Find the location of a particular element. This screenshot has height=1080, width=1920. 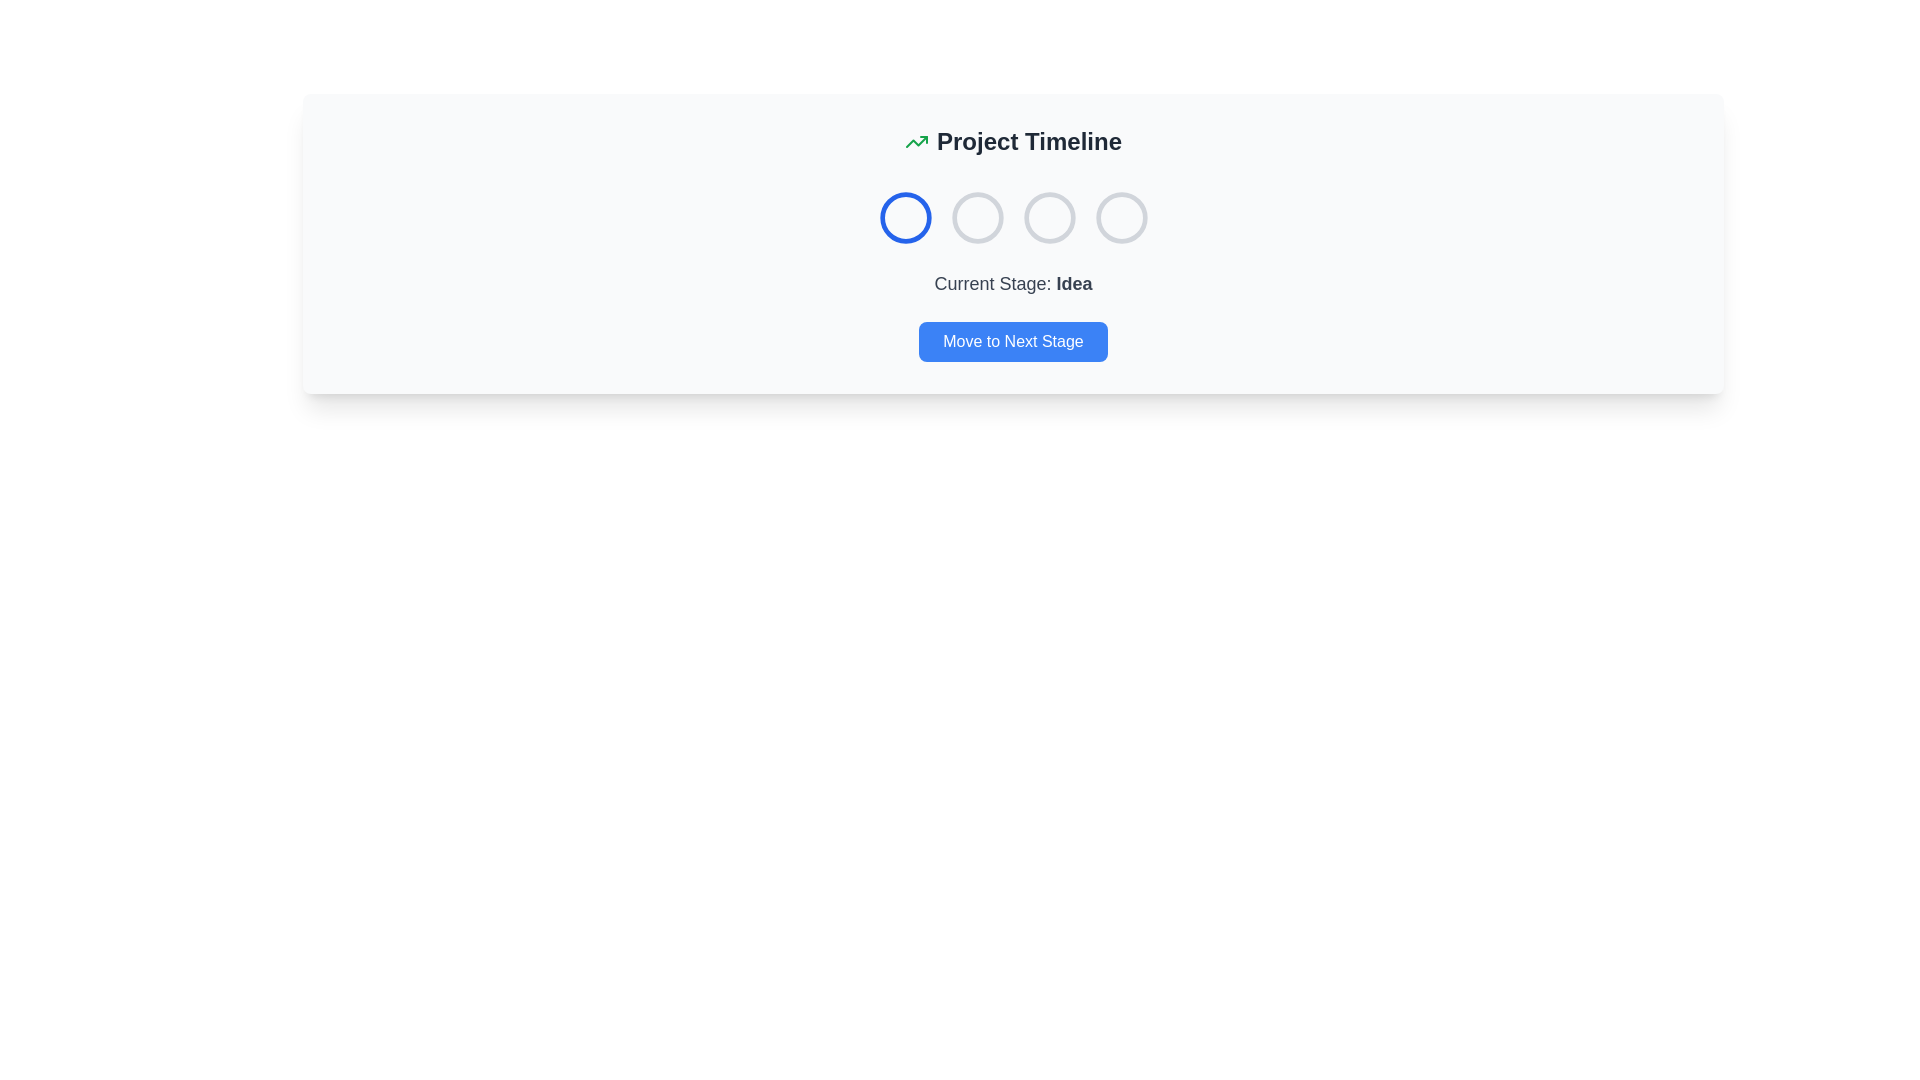

the informative label that reads 'Current Stage: Idea', emphasizing the bold text 'Idea', located centrally under the progress stage icons and above the 'Move to Next Stage' button is located at coordinates (1013, 284).